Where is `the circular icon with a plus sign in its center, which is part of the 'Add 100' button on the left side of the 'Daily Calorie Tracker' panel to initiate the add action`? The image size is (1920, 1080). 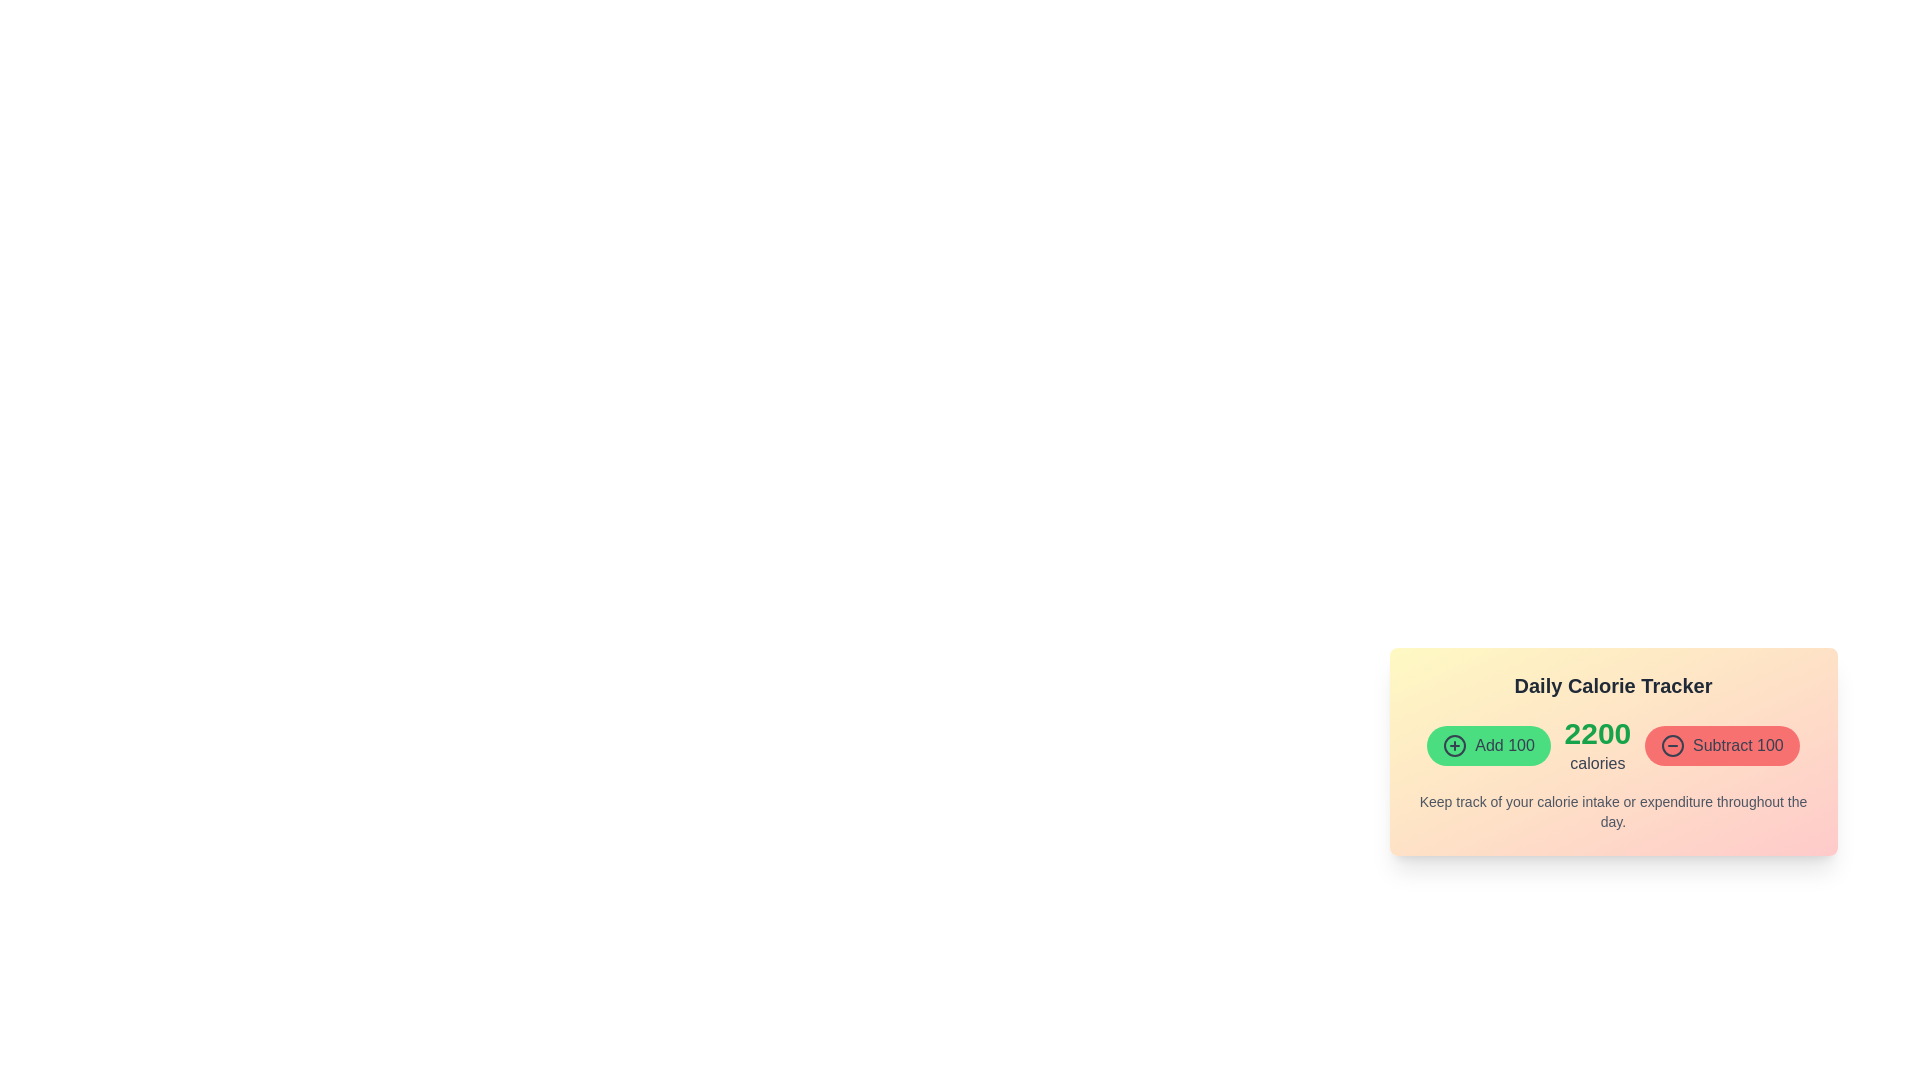 the circular icon with a plus sign in its center, which is part of the 'Add 100' button on the left side of the 'Daily Calorie Tracker' panel to initiate the add action is located at coordinates (1455, 745).